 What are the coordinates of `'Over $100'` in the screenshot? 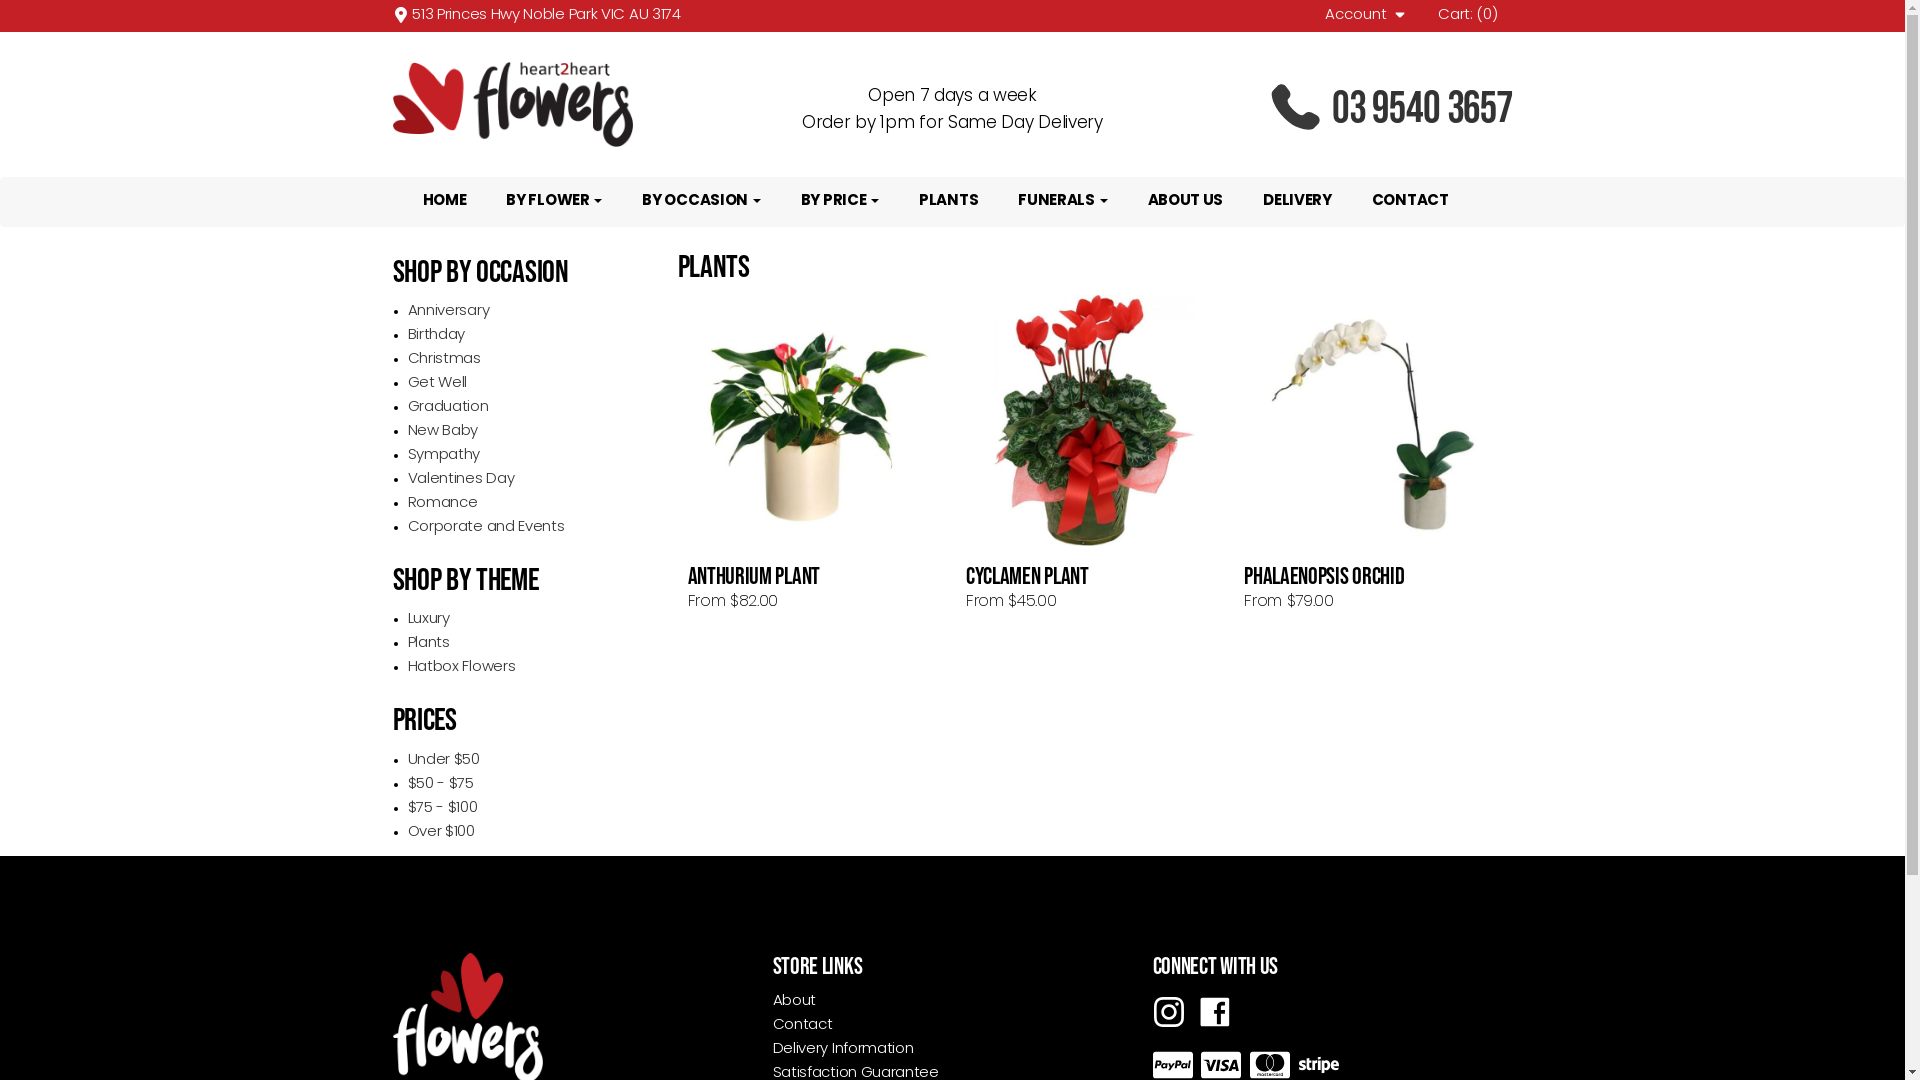 It's located at (440, 832).